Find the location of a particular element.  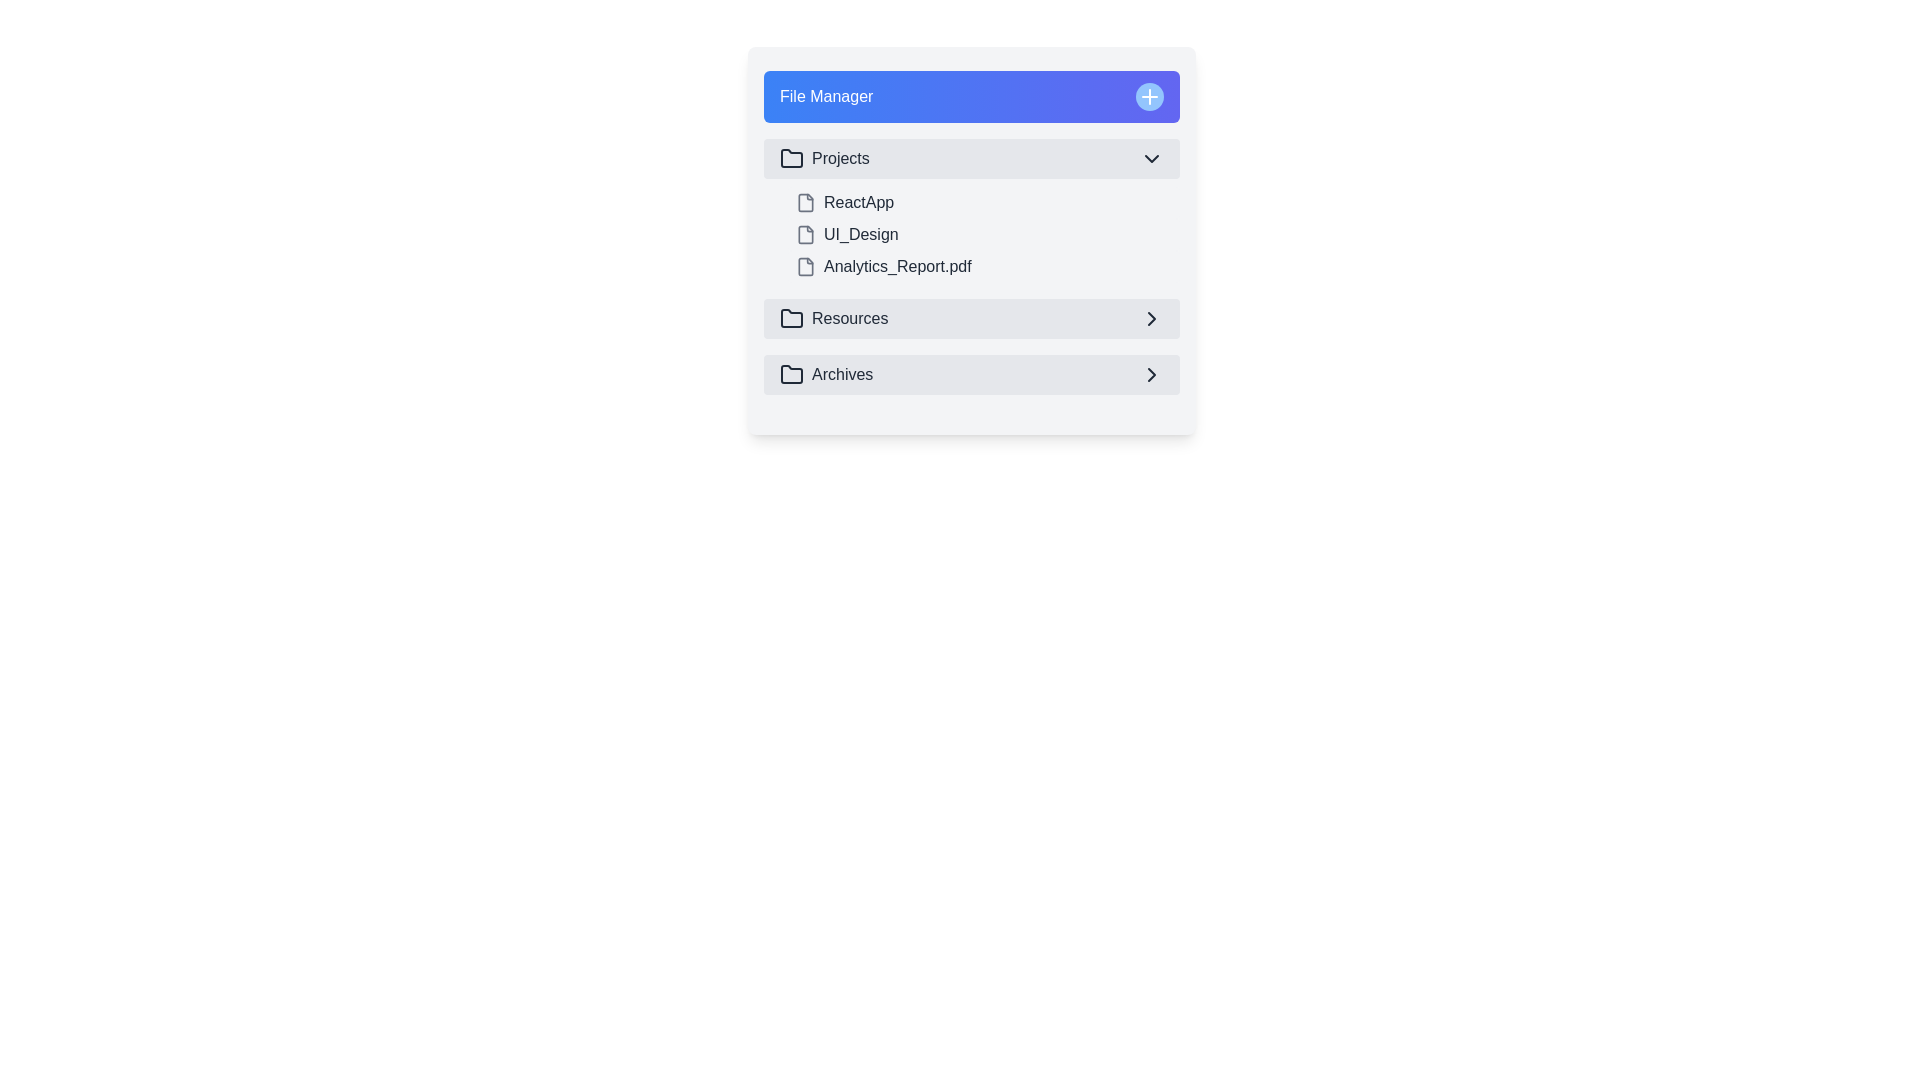

the 'Archives' folder item in the file manager interface is located at coordinates (971, 374).